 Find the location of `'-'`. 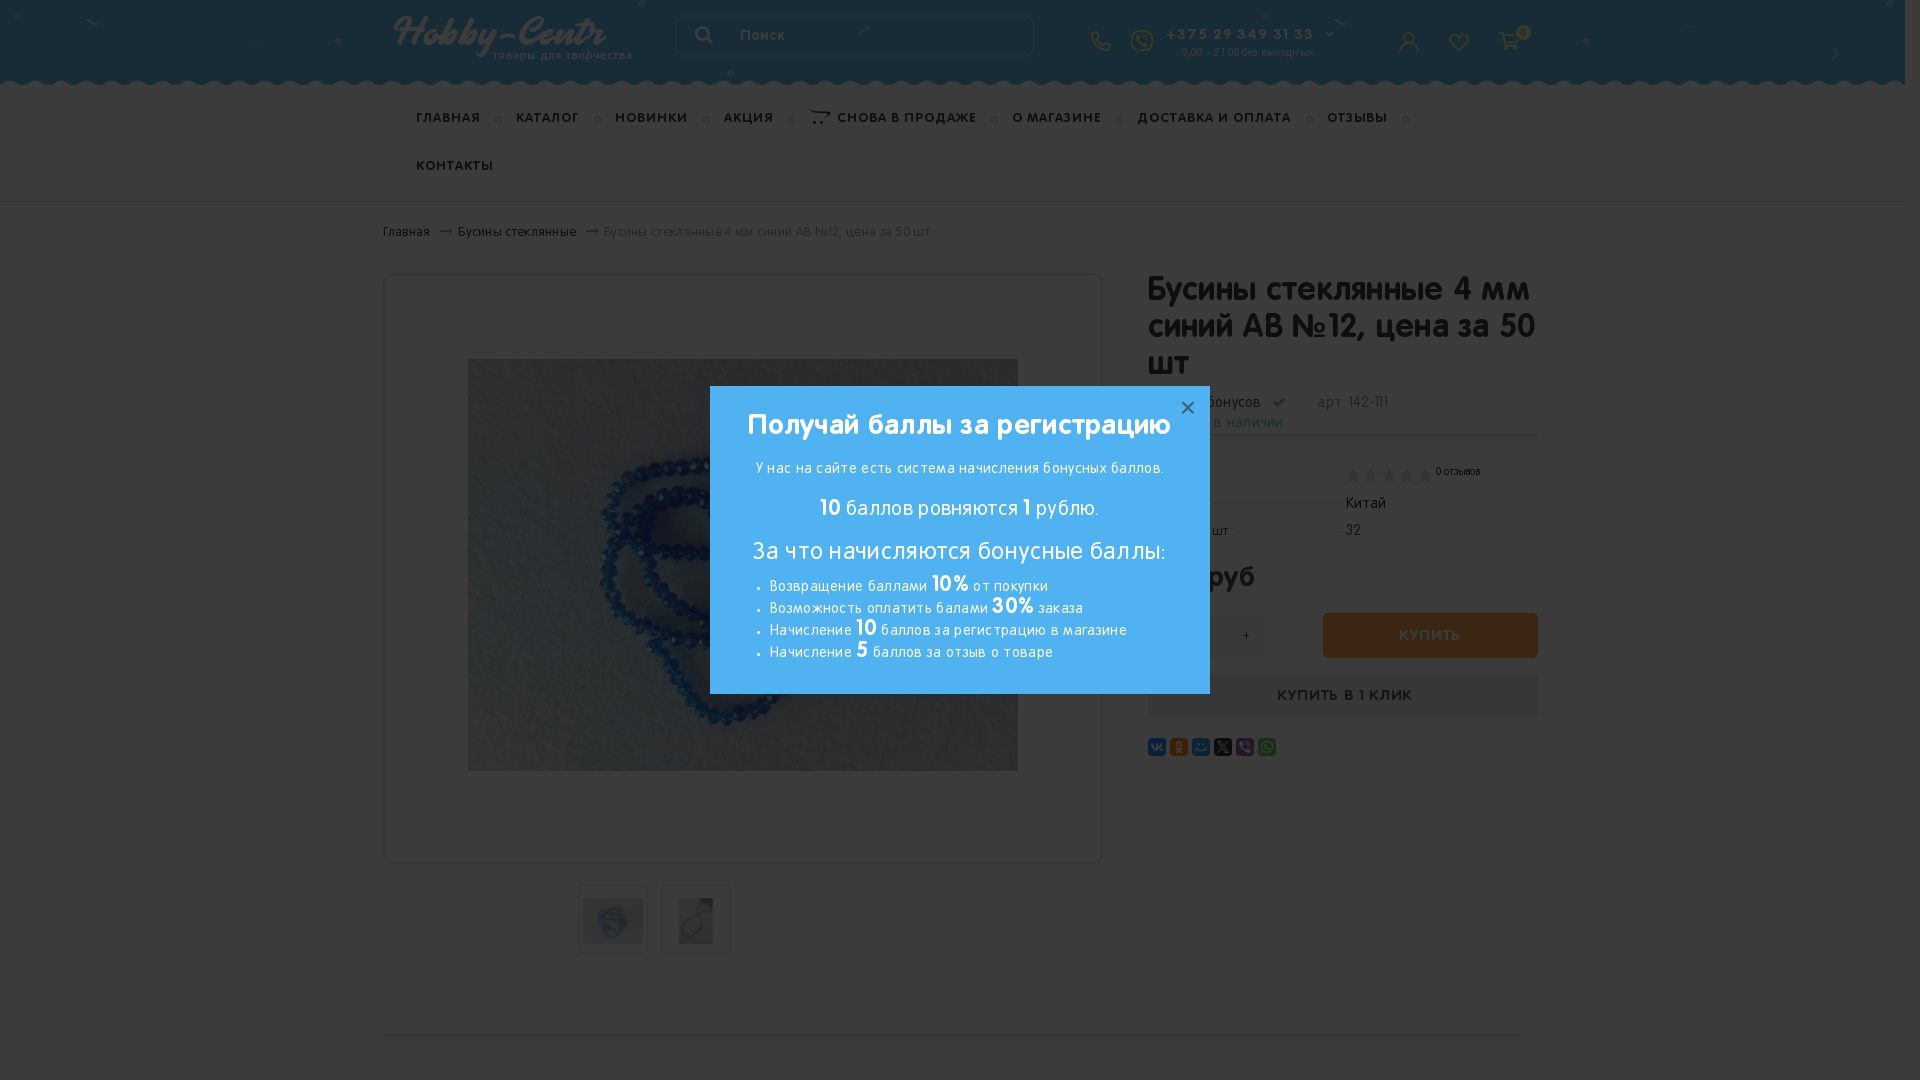

'-' is located at coordinates (1165, 635).